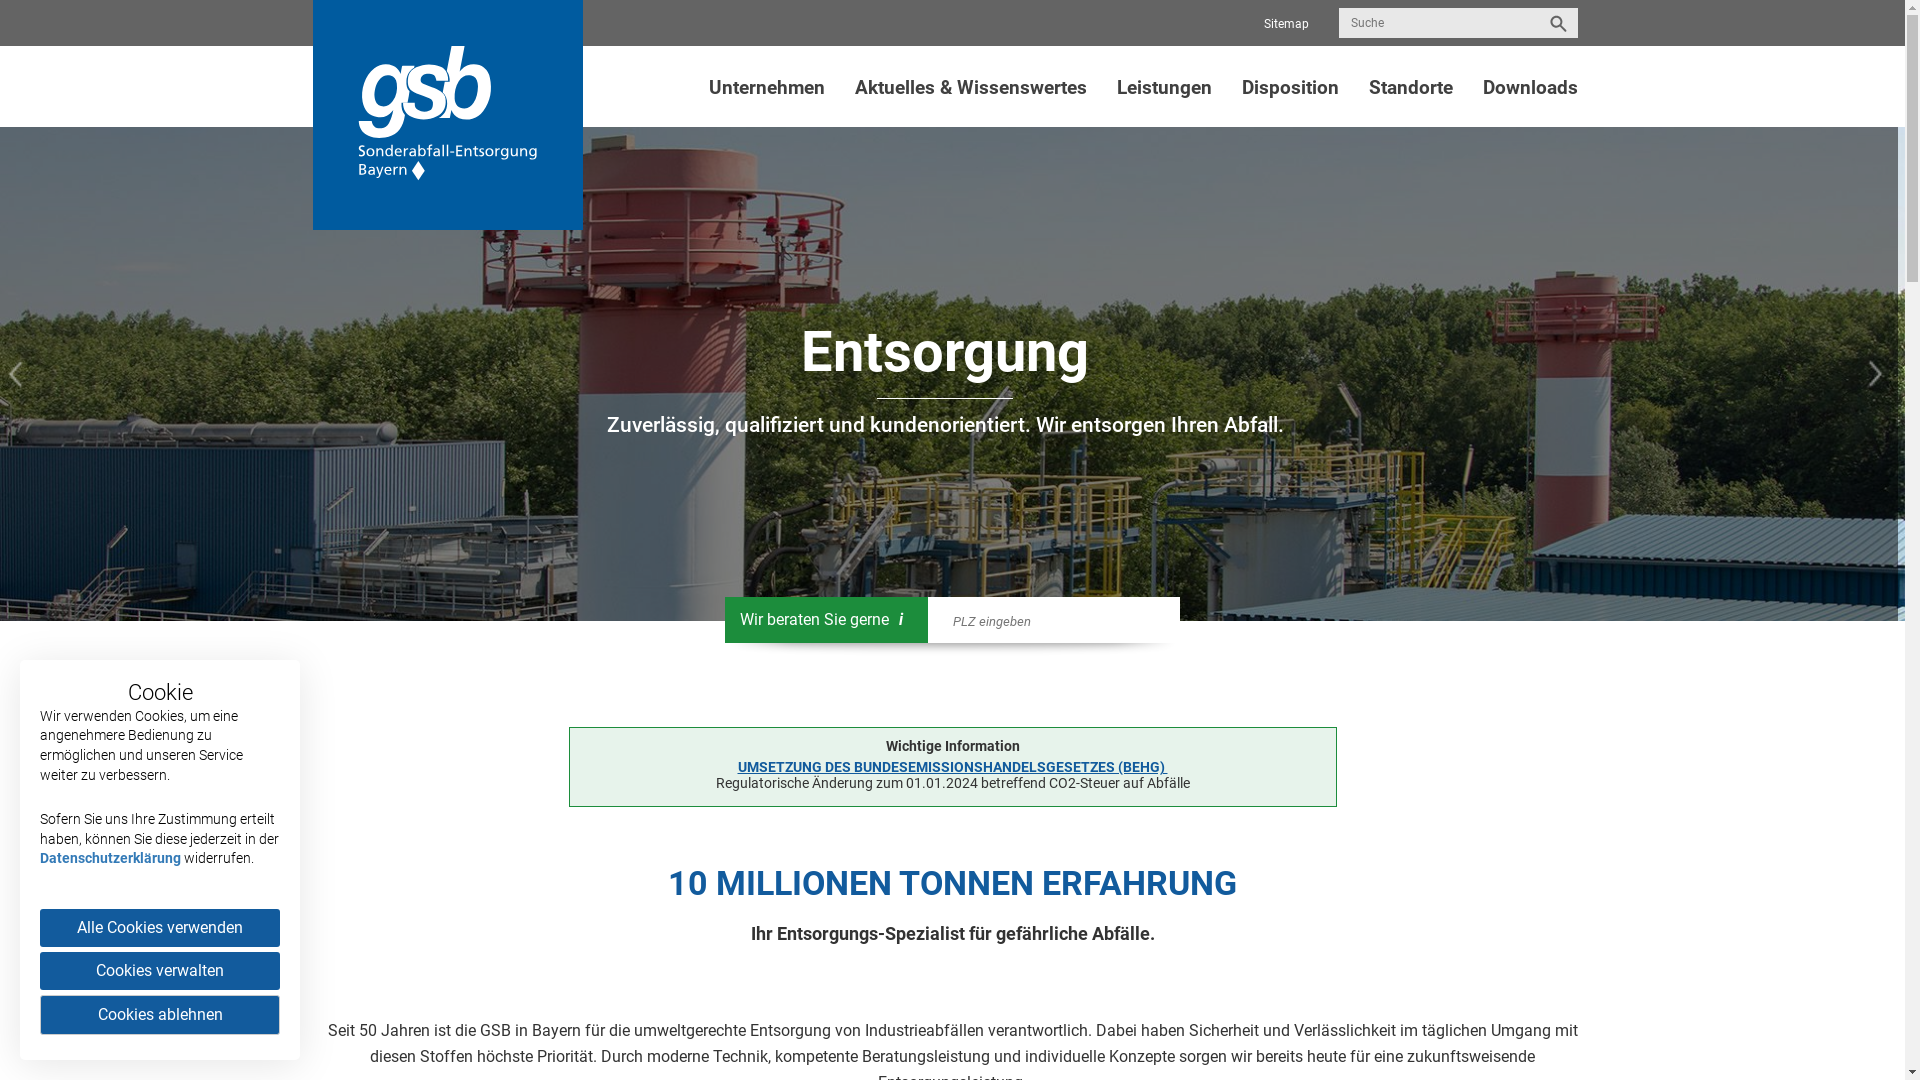 The width and height of the screenshot is (1920, 1080). What do you see at coordinates (1529, 86) in the screenshot?
I see `'Downloads'` at bounding box center [1529, 86].